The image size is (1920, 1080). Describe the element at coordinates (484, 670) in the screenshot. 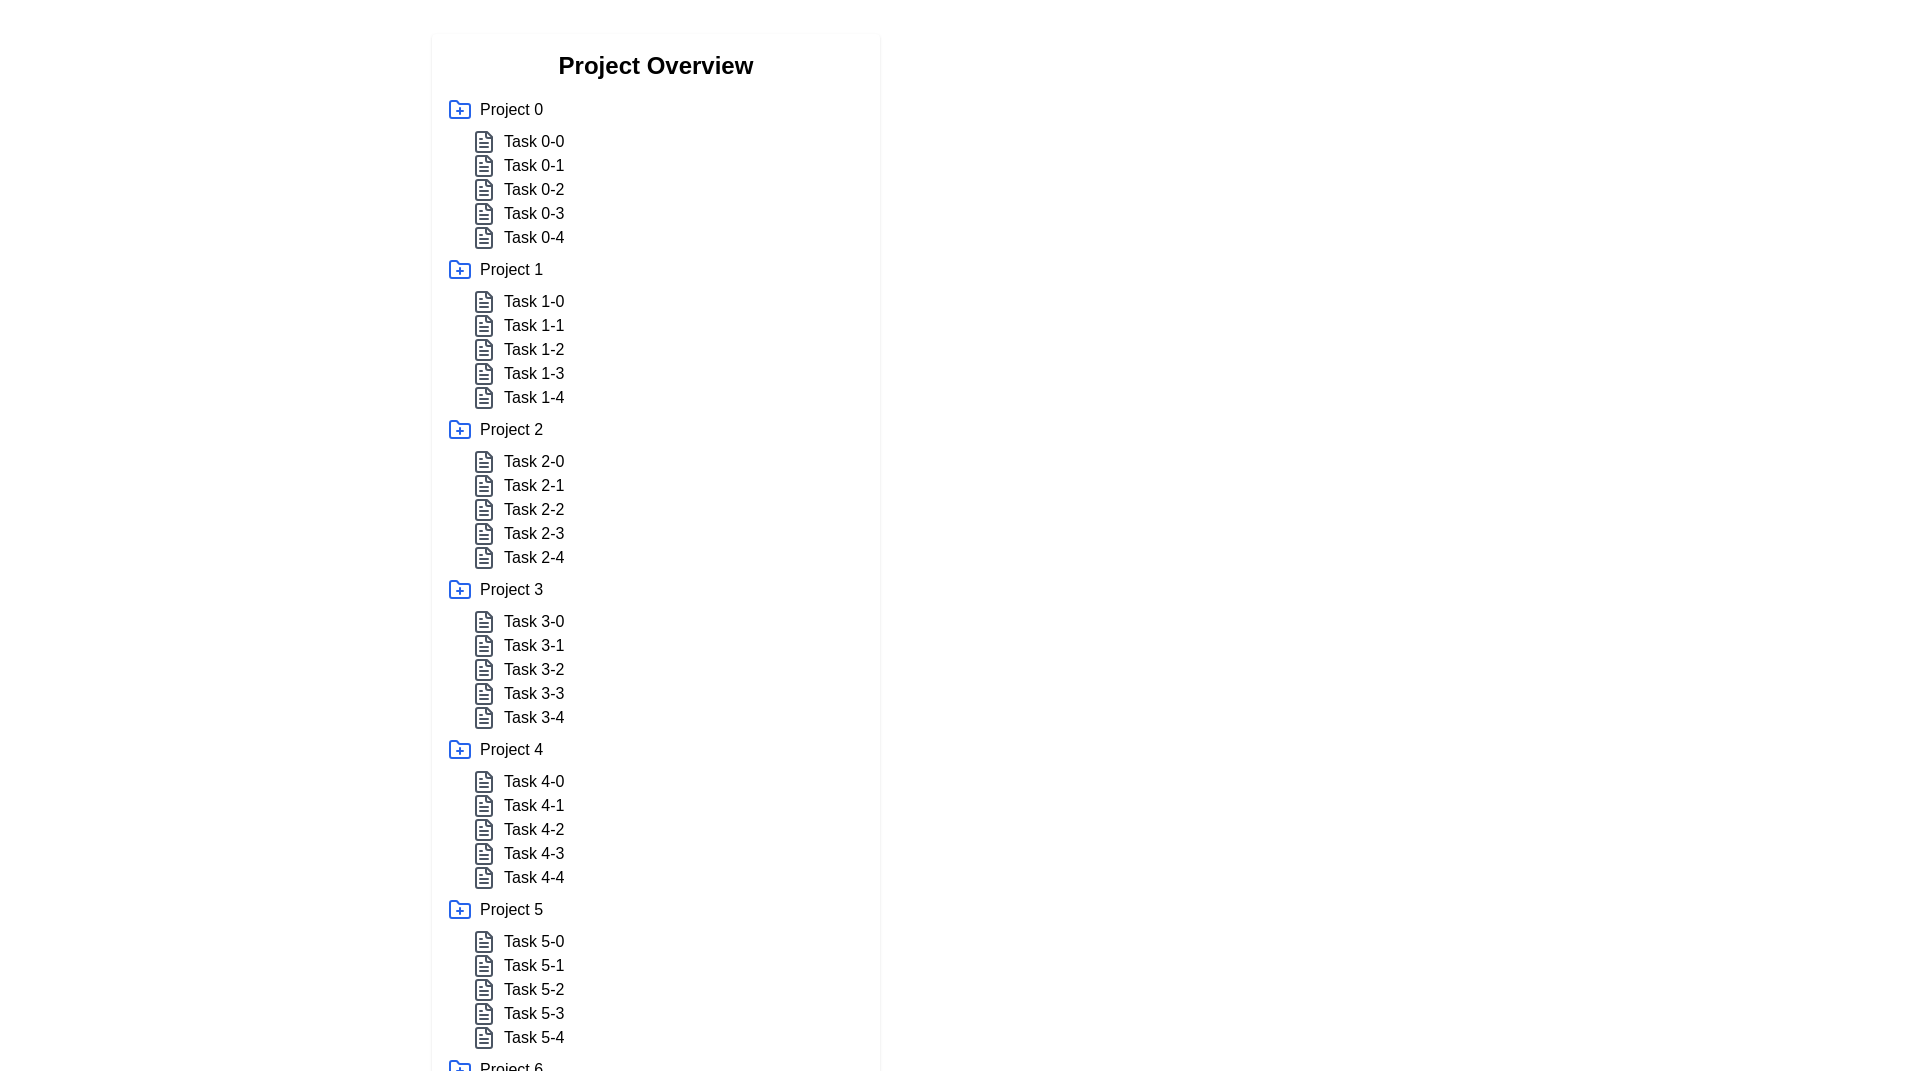

I see `the document icon styled in gray, which is the first graphical item of the entry labeled 'Task 3-2' under 'Project 3'` at that location.